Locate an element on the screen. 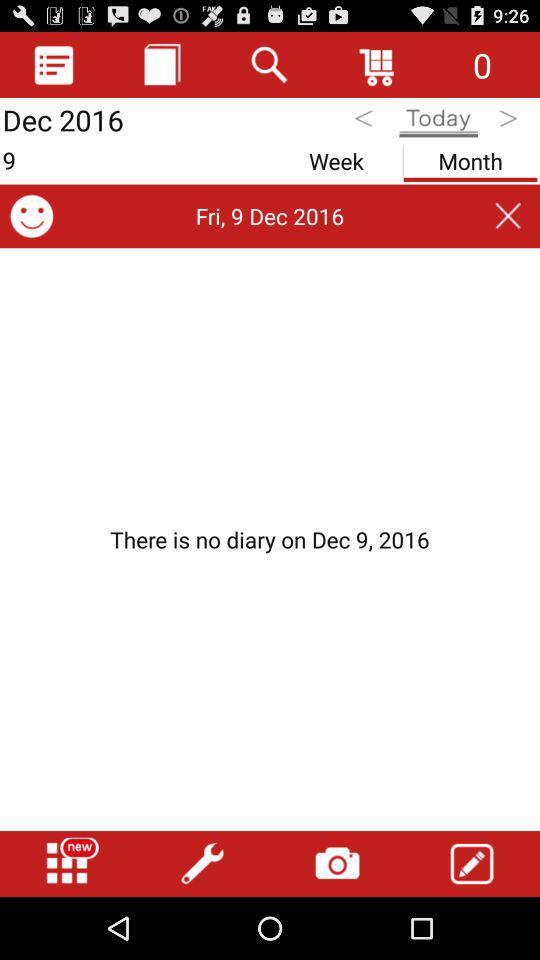 This screenshot has height=960, width=540. previous day is located at coordinates (365, 121).